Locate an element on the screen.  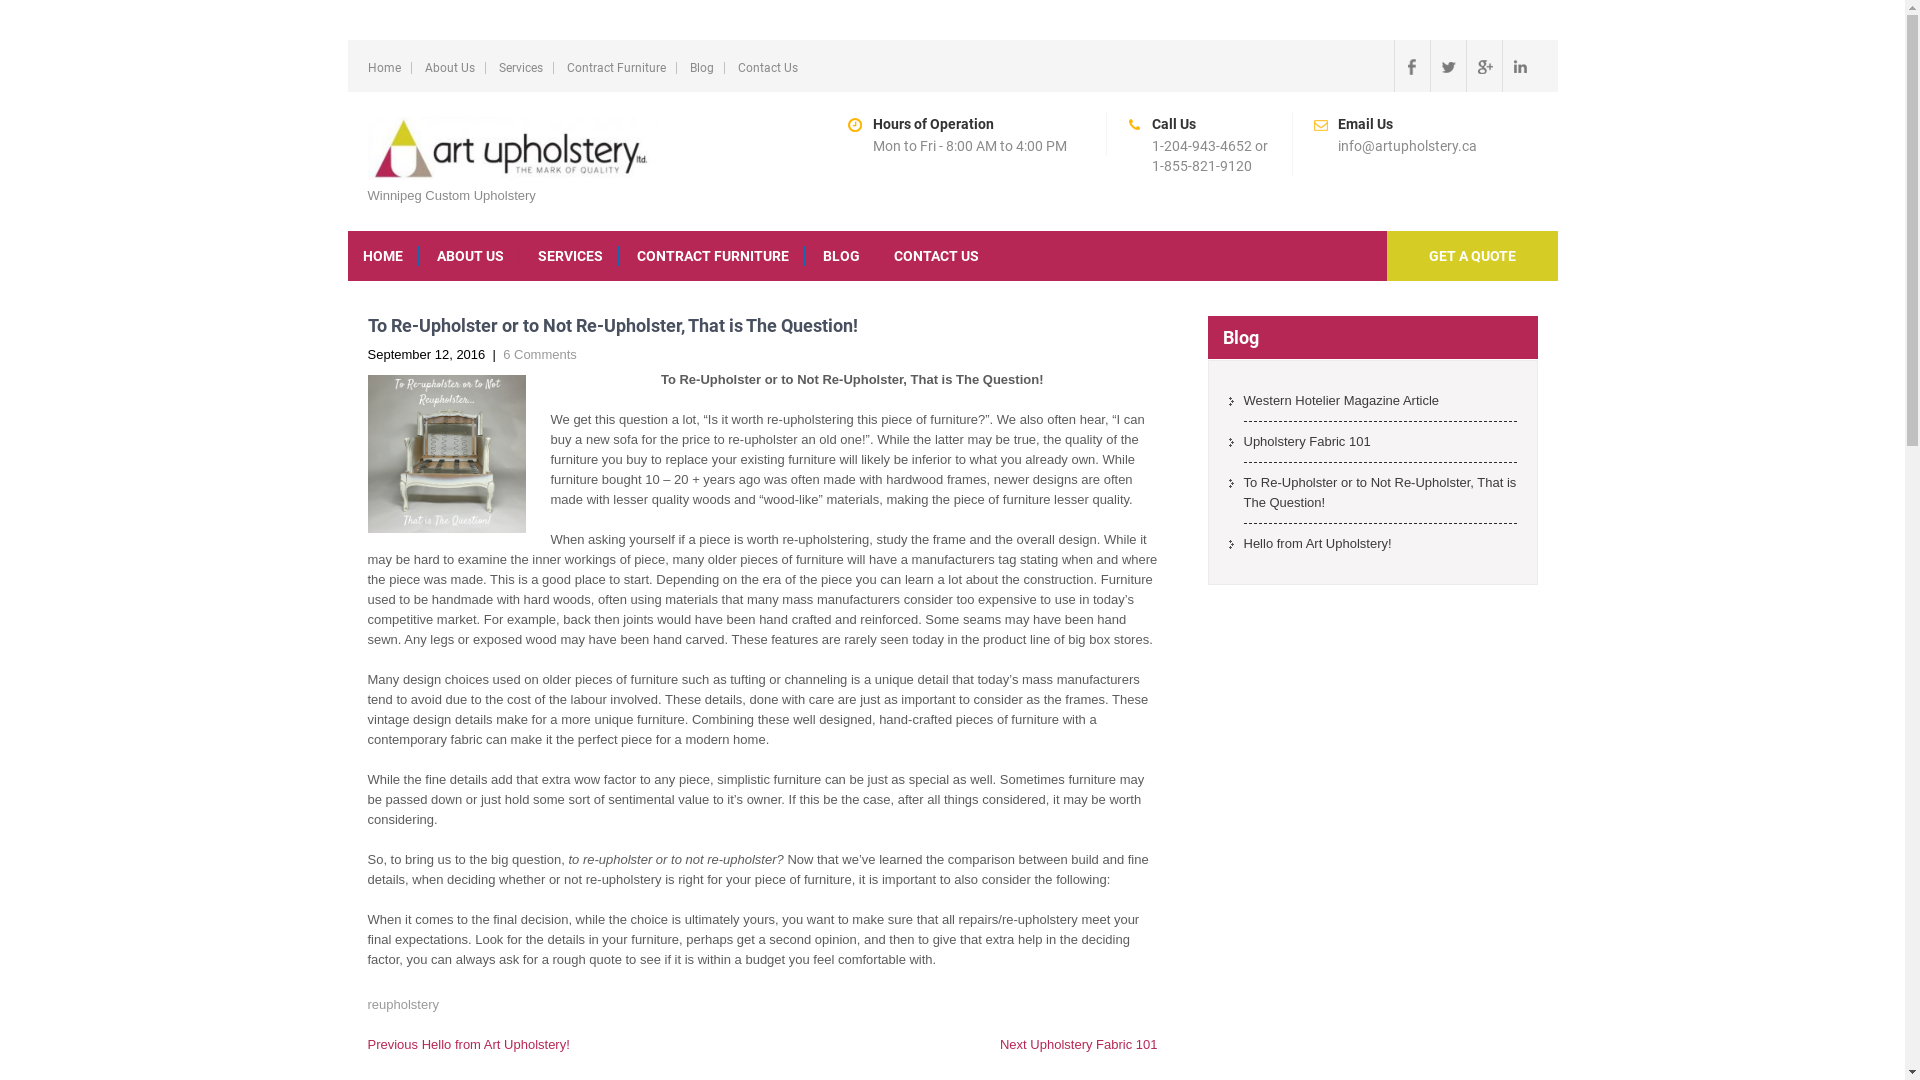
'Home' is located at coordinates (384, 67).